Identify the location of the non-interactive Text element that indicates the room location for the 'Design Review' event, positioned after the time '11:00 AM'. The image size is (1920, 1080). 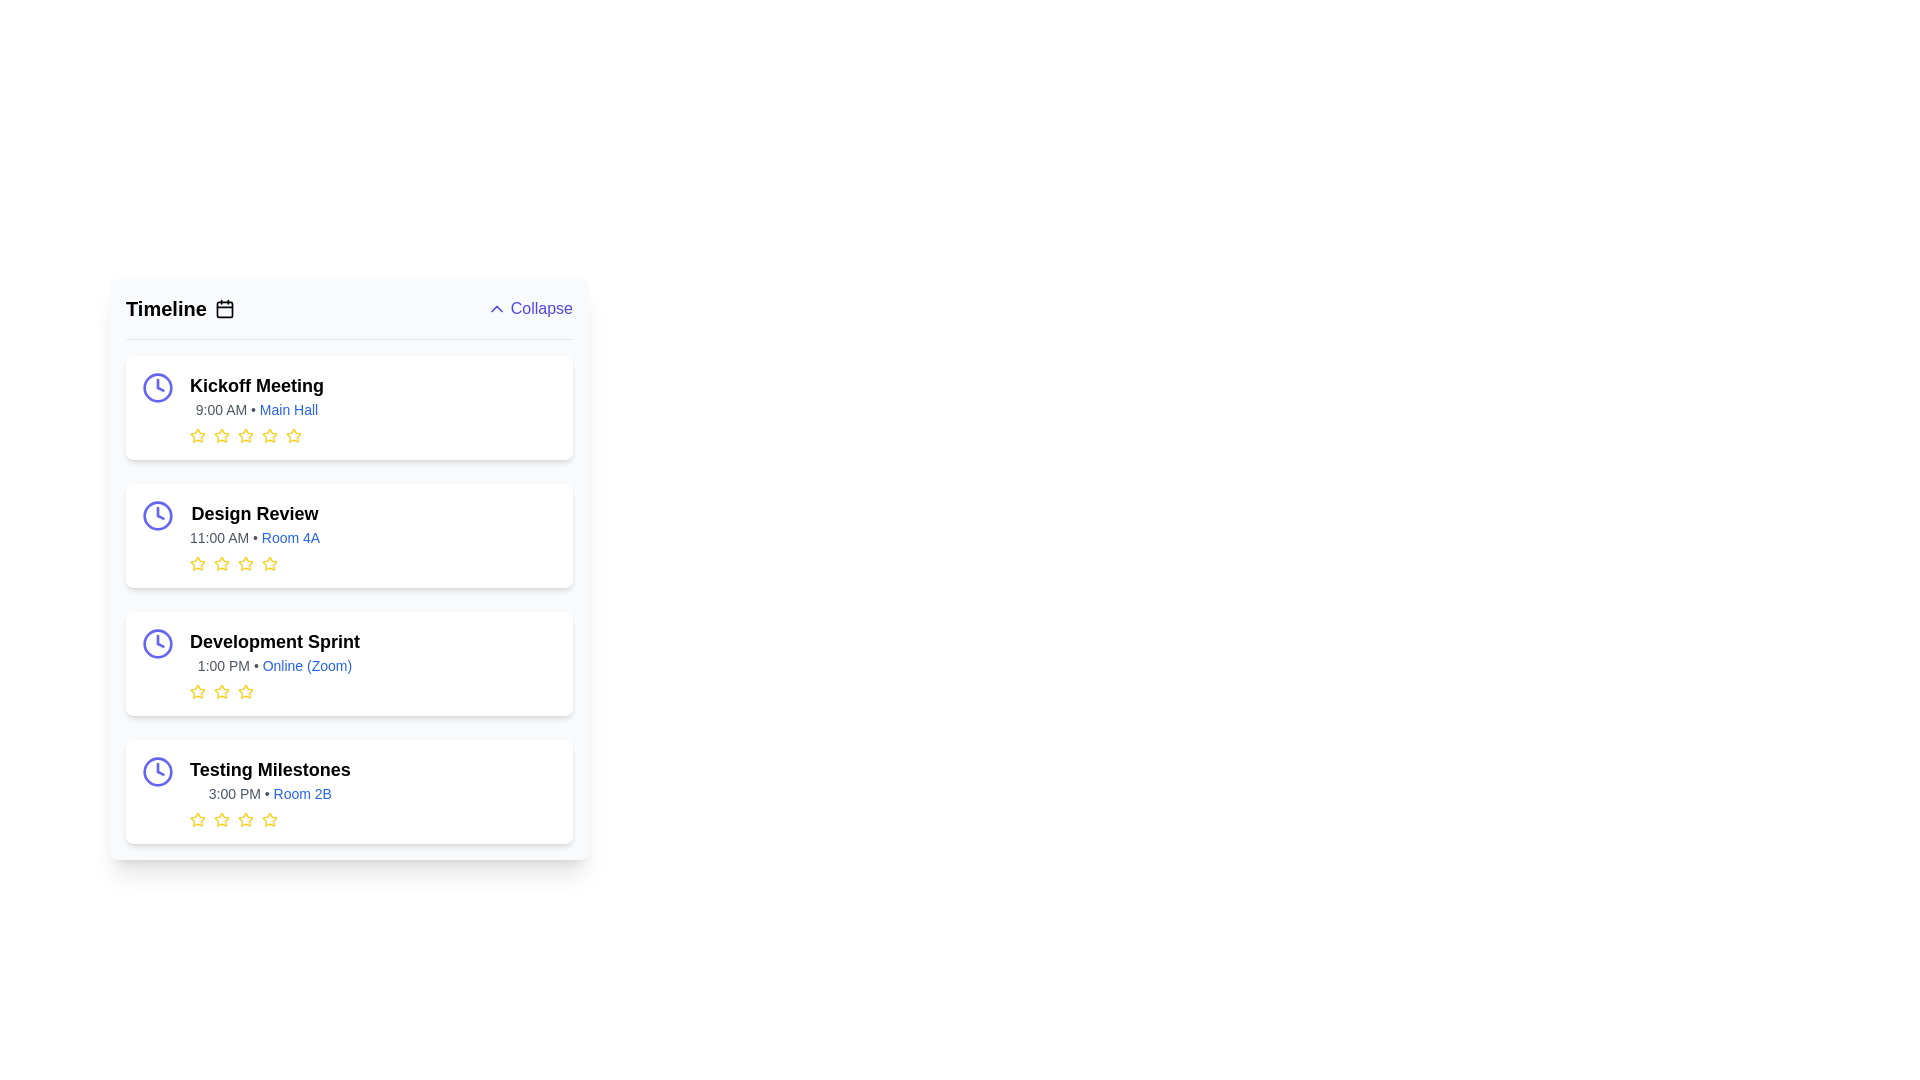
(290, 536).